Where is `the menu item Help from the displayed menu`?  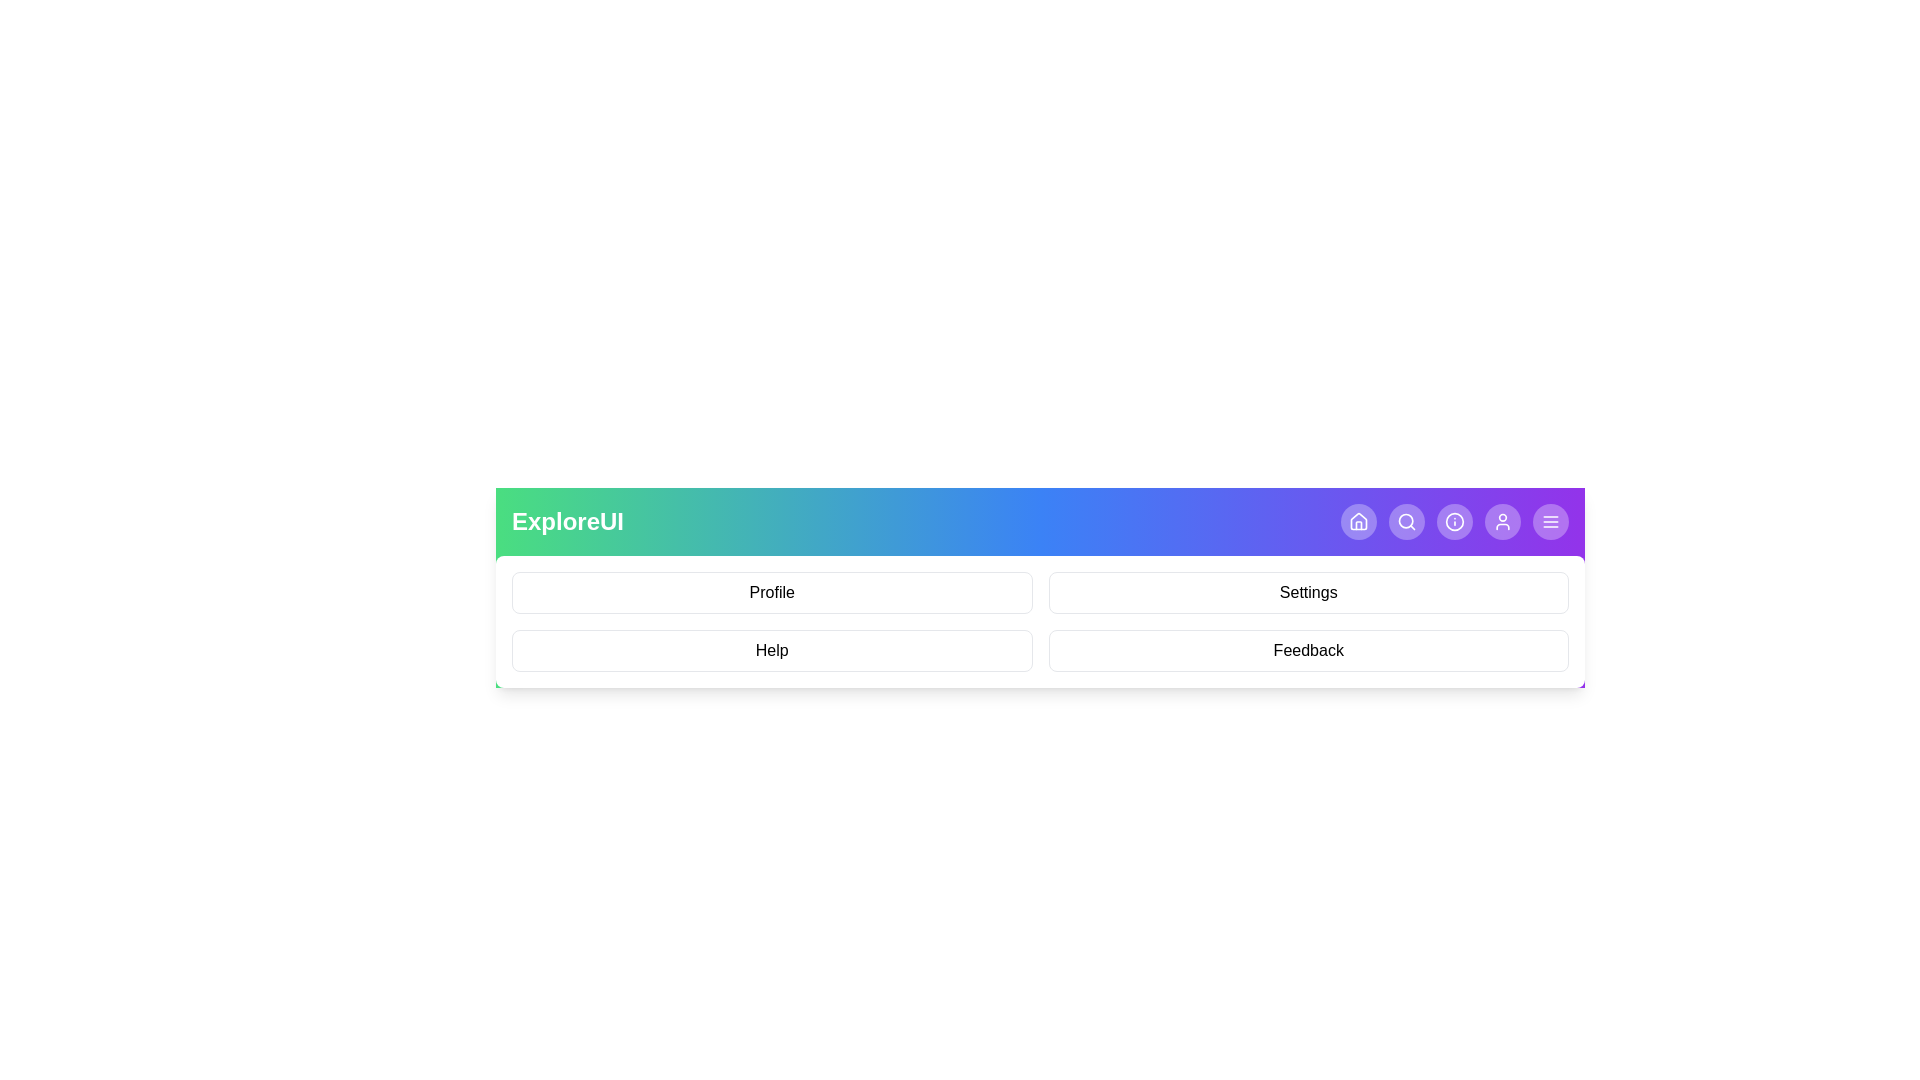
the menu item Help from the displayed menu is located at coordinates (771, 651).